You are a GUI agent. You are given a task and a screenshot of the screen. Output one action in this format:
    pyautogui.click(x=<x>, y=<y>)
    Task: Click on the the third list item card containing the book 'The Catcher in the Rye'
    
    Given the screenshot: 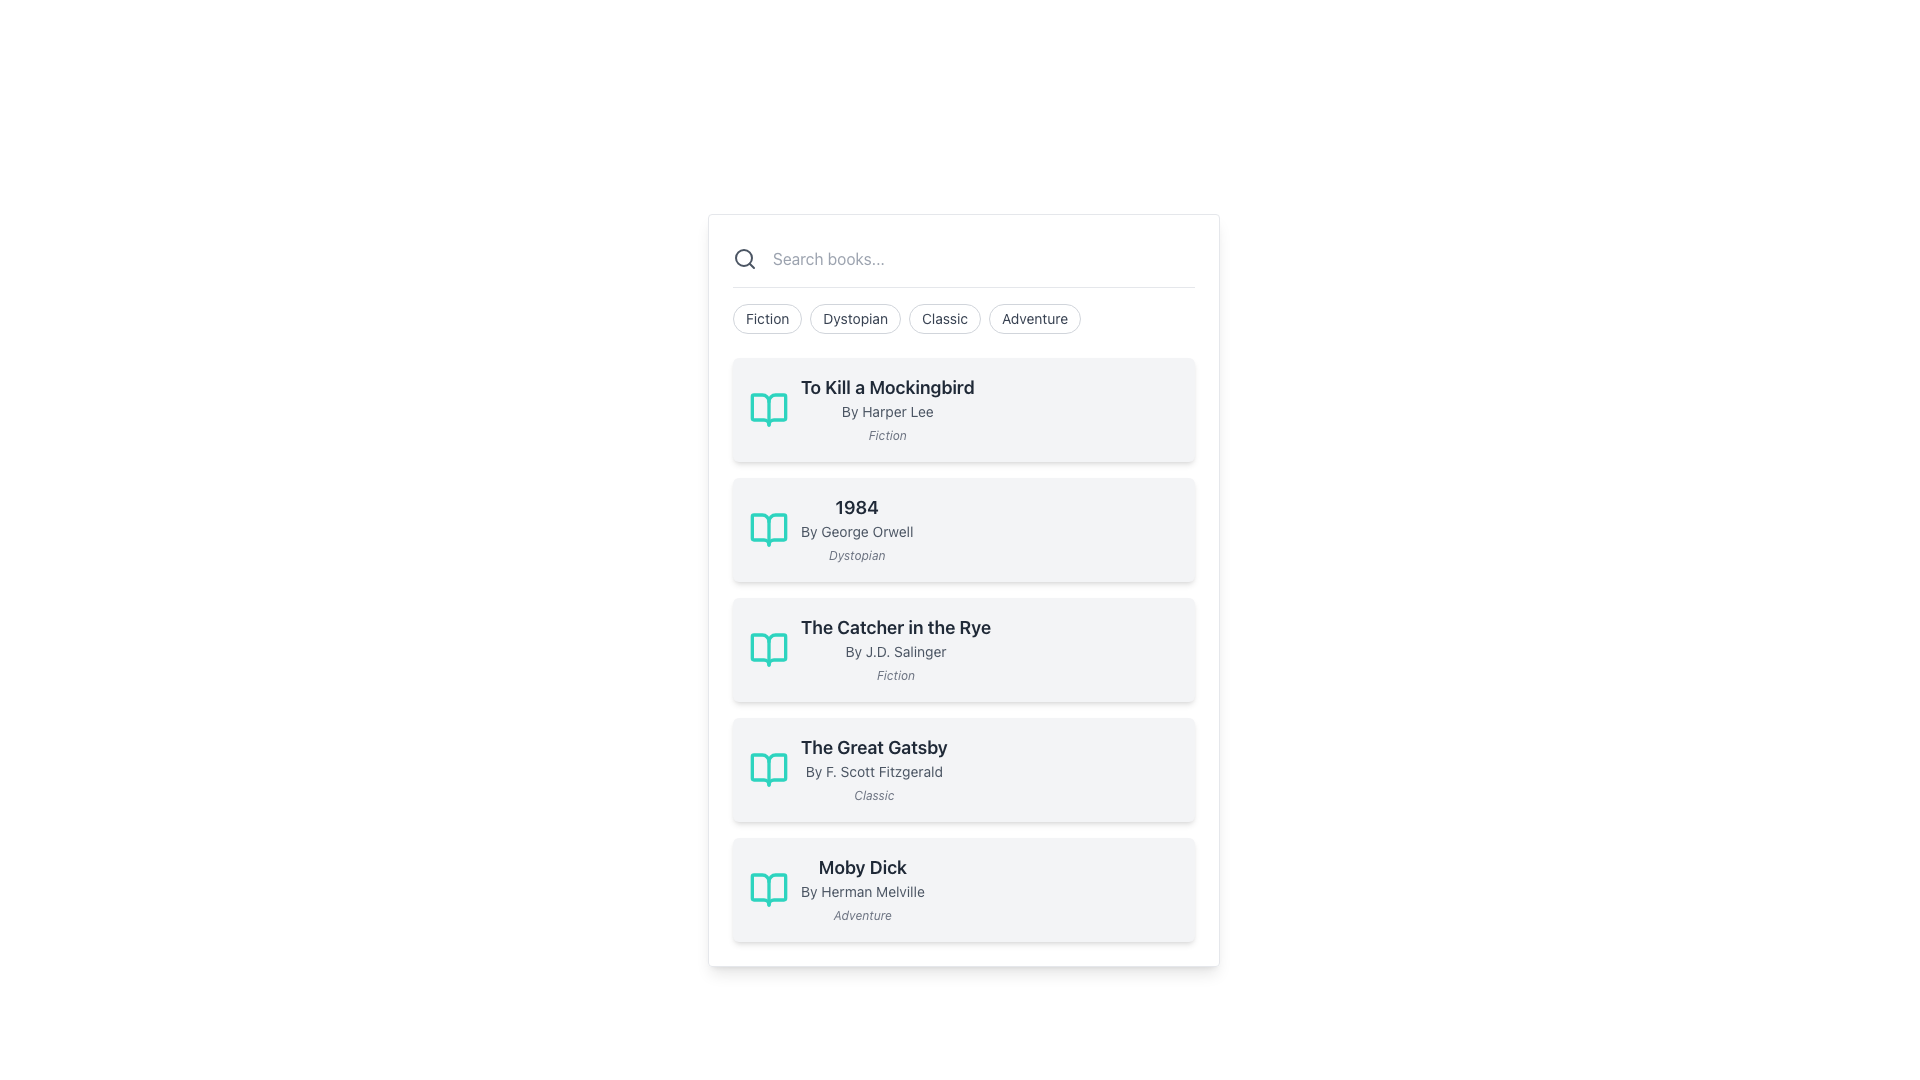 What is the action you would take?
    pyautogui.click(x=964, y=650)
    